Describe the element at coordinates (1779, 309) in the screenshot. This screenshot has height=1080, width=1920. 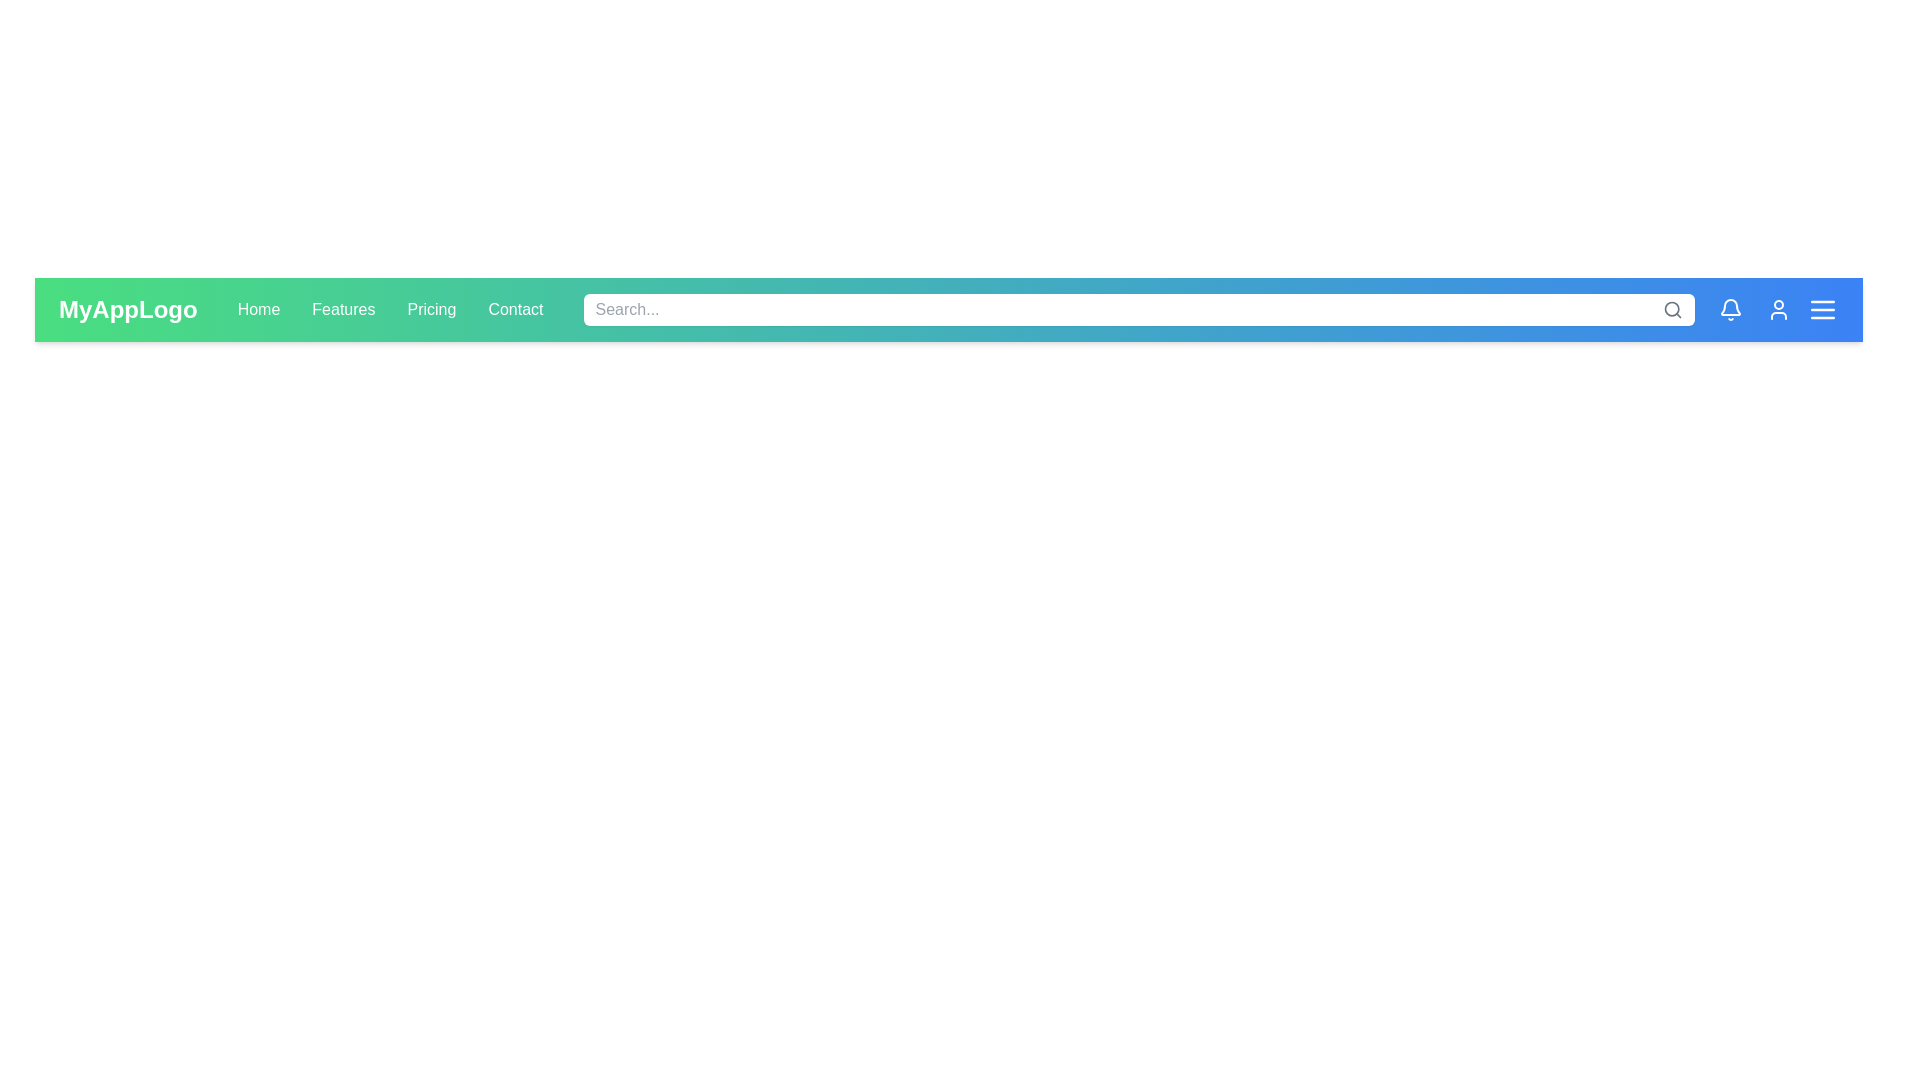
I see `the user account access icon, which is the second icon from the right in the navigation bar` at that location.